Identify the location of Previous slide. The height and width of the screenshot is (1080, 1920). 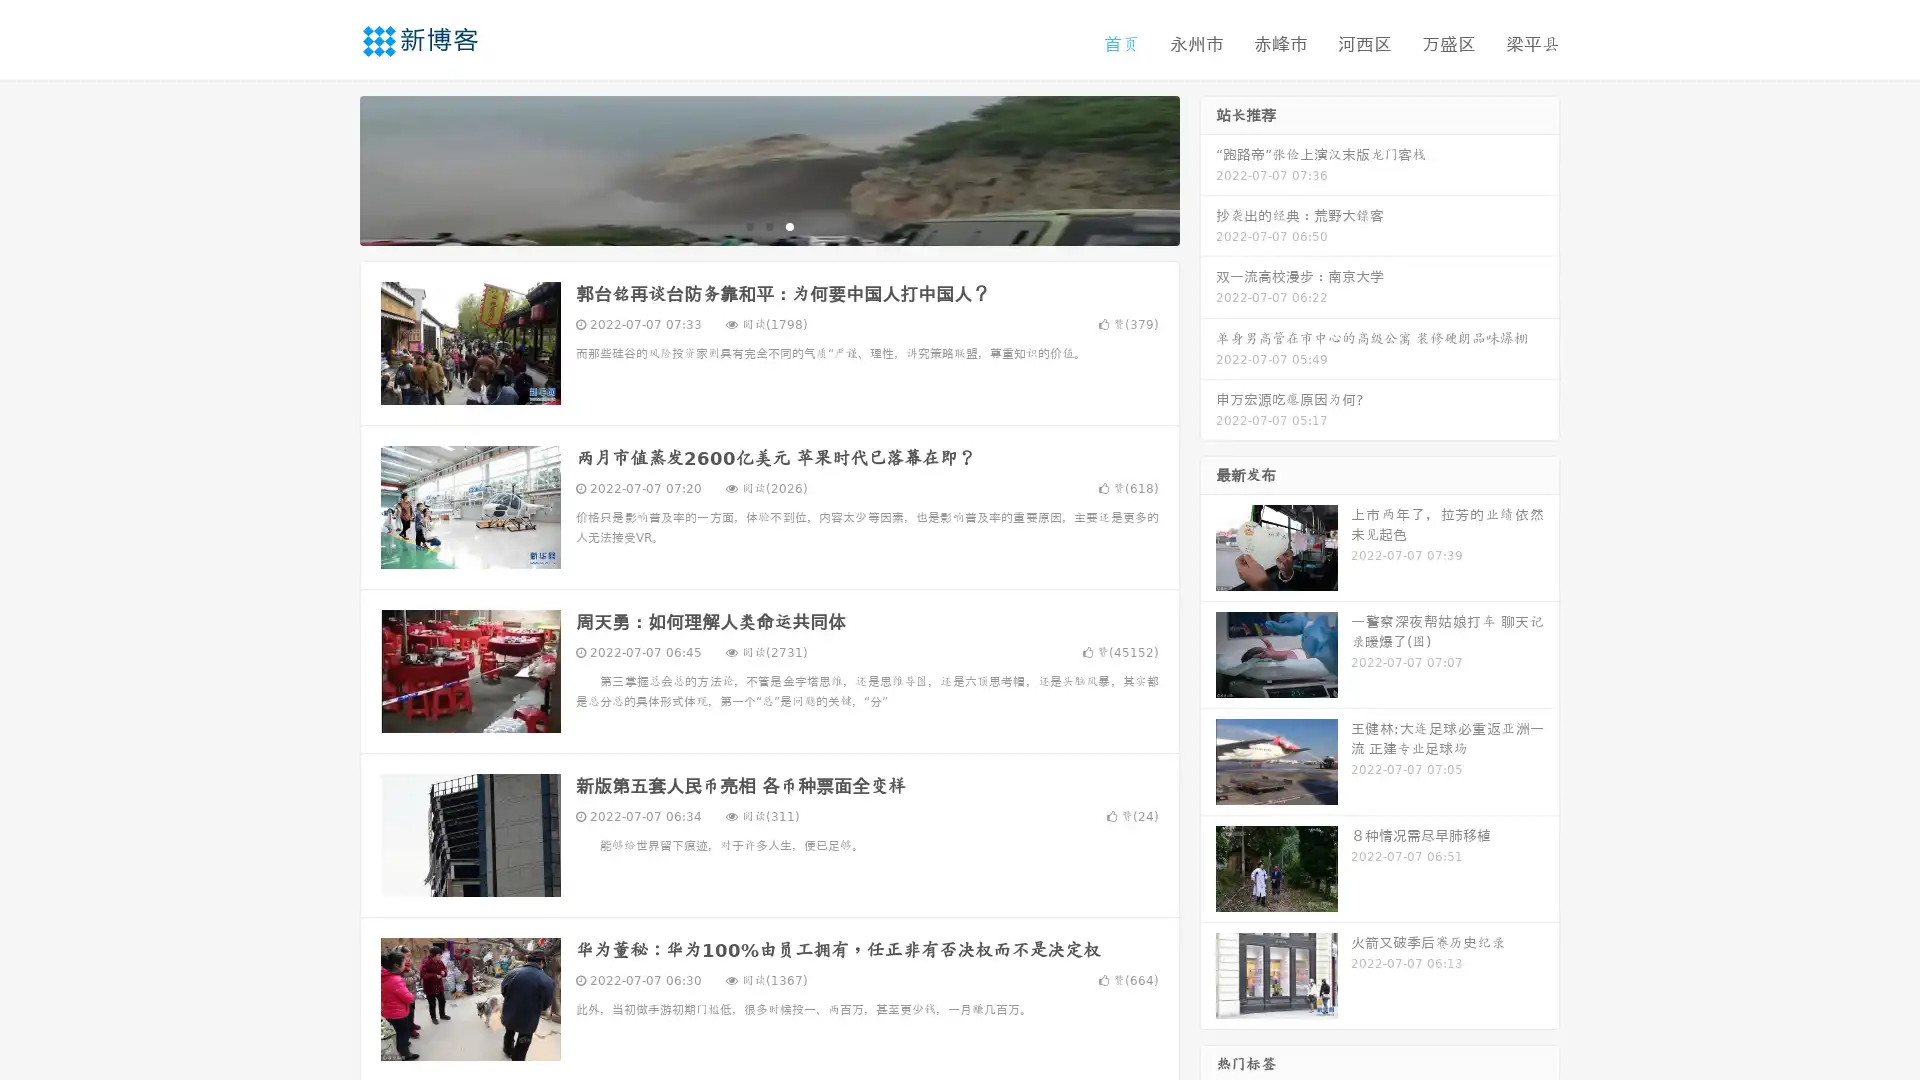
(330, 168).